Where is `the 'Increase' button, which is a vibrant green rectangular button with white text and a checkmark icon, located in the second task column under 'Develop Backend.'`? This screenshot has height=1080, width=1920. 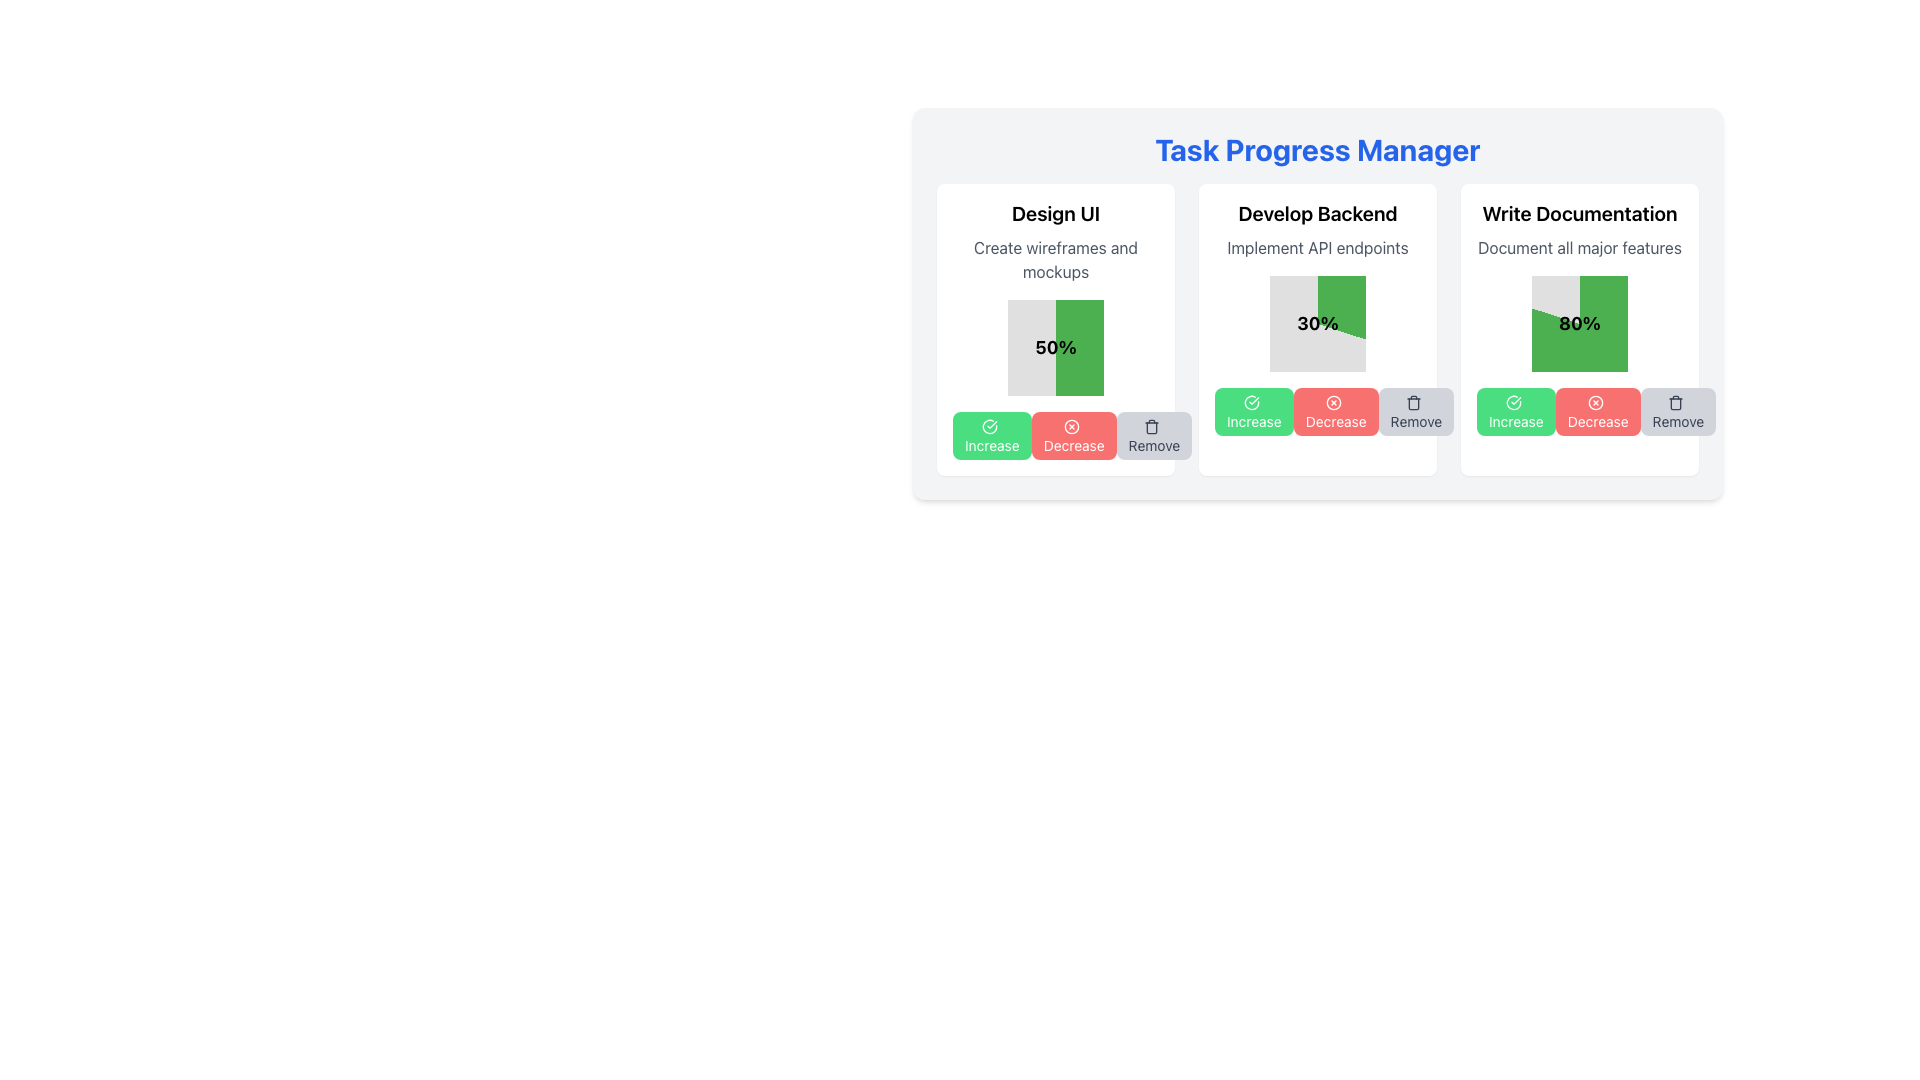 the 'Increase' button, which is a vibrant green rectangular button with white text and a checkmark icon, located in the second task column under 'Develop Backend.' is located at coordinates (1253, 411).